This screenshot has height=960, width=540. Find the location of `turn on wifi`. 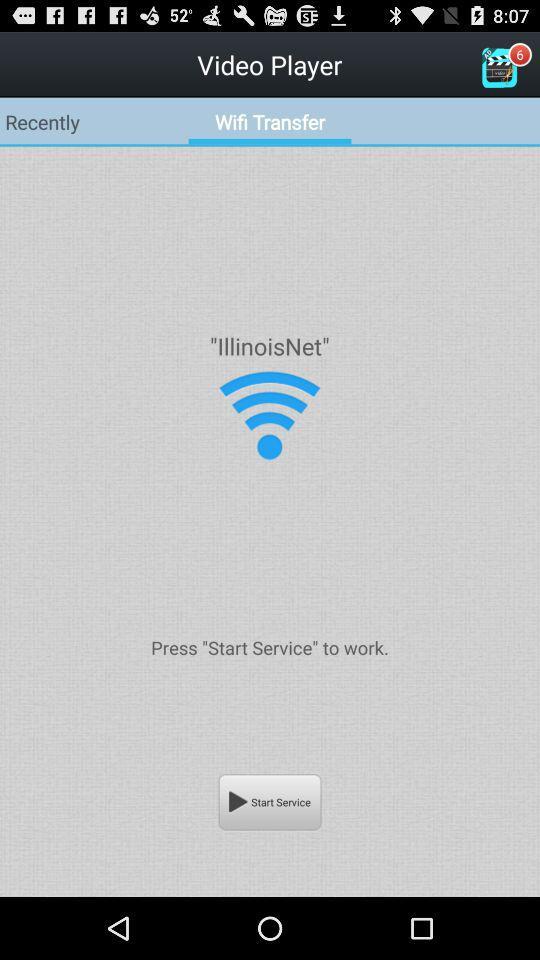

turn on wifi is located at coordinates (269, 414).